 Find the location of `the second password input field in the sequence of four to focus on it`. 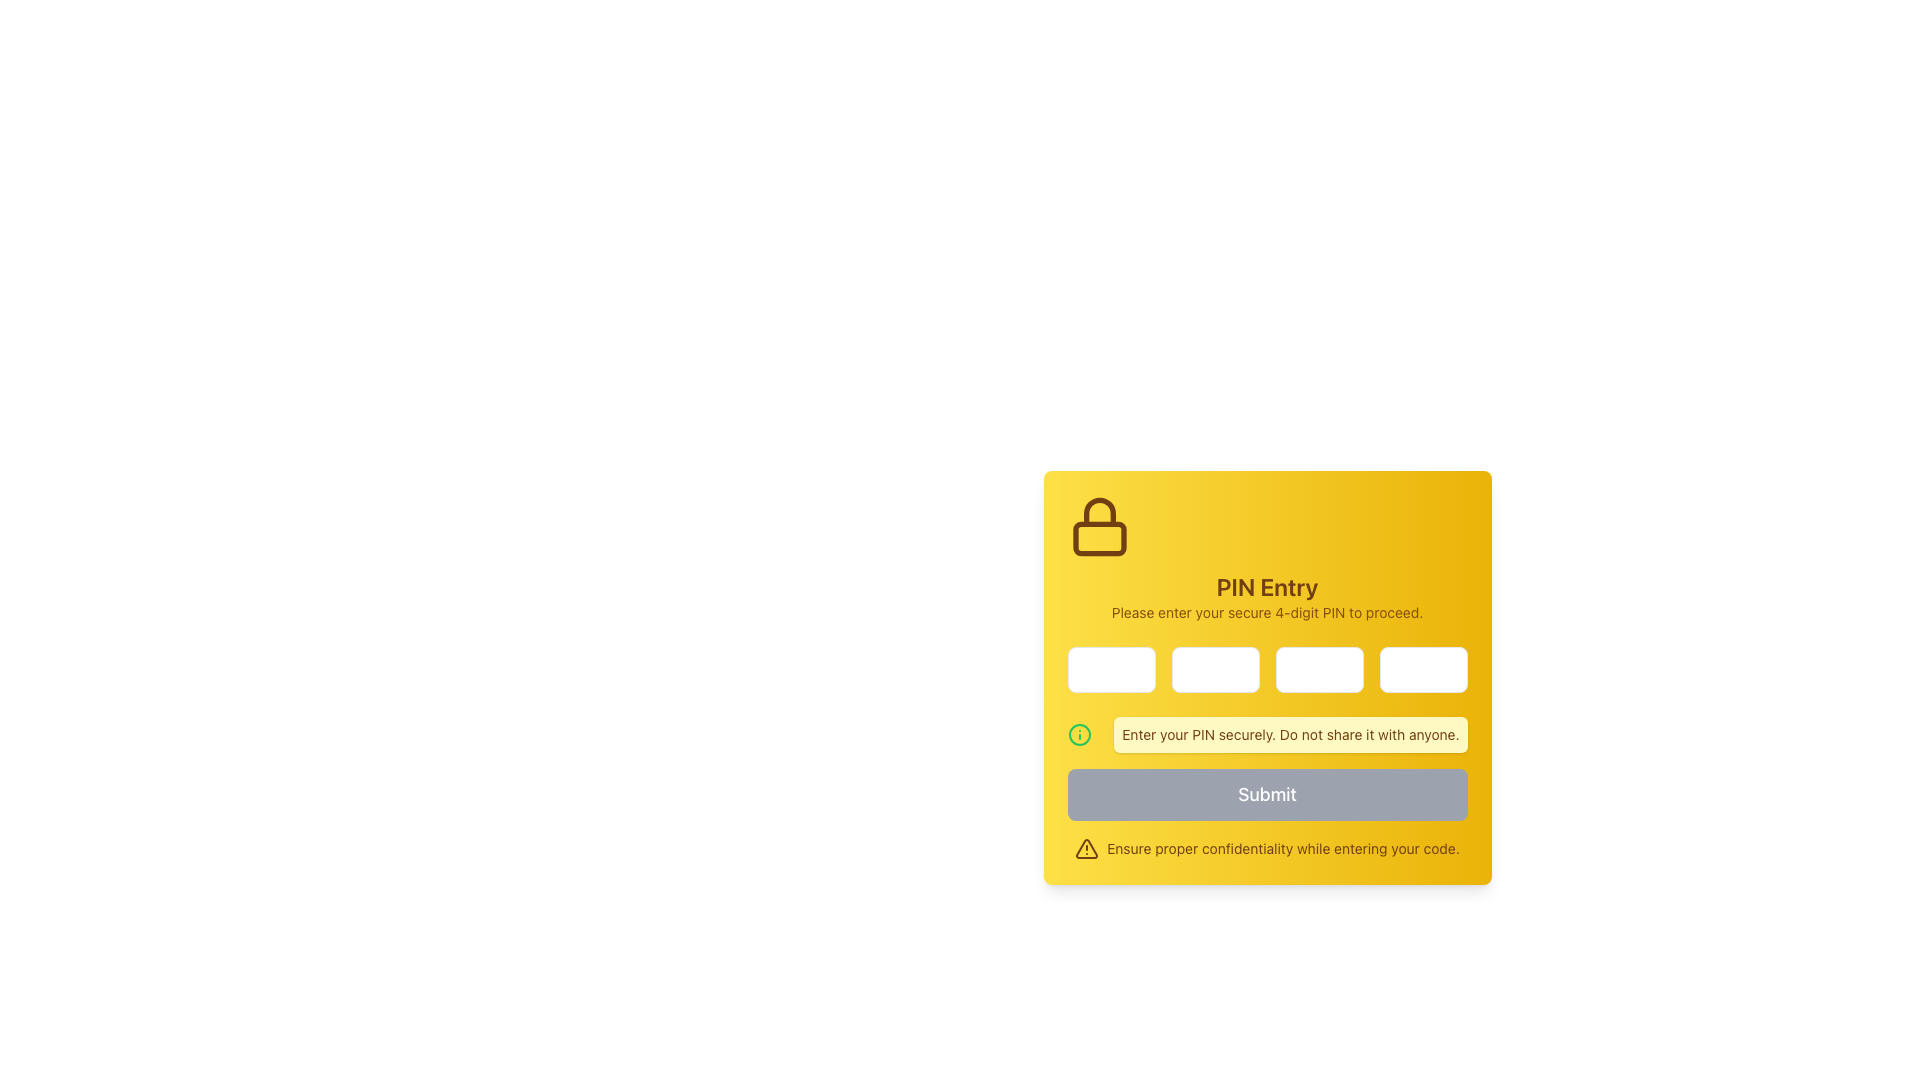

the second password input field in the sequence of four to focus on it is located at coordinates (1214, 670).